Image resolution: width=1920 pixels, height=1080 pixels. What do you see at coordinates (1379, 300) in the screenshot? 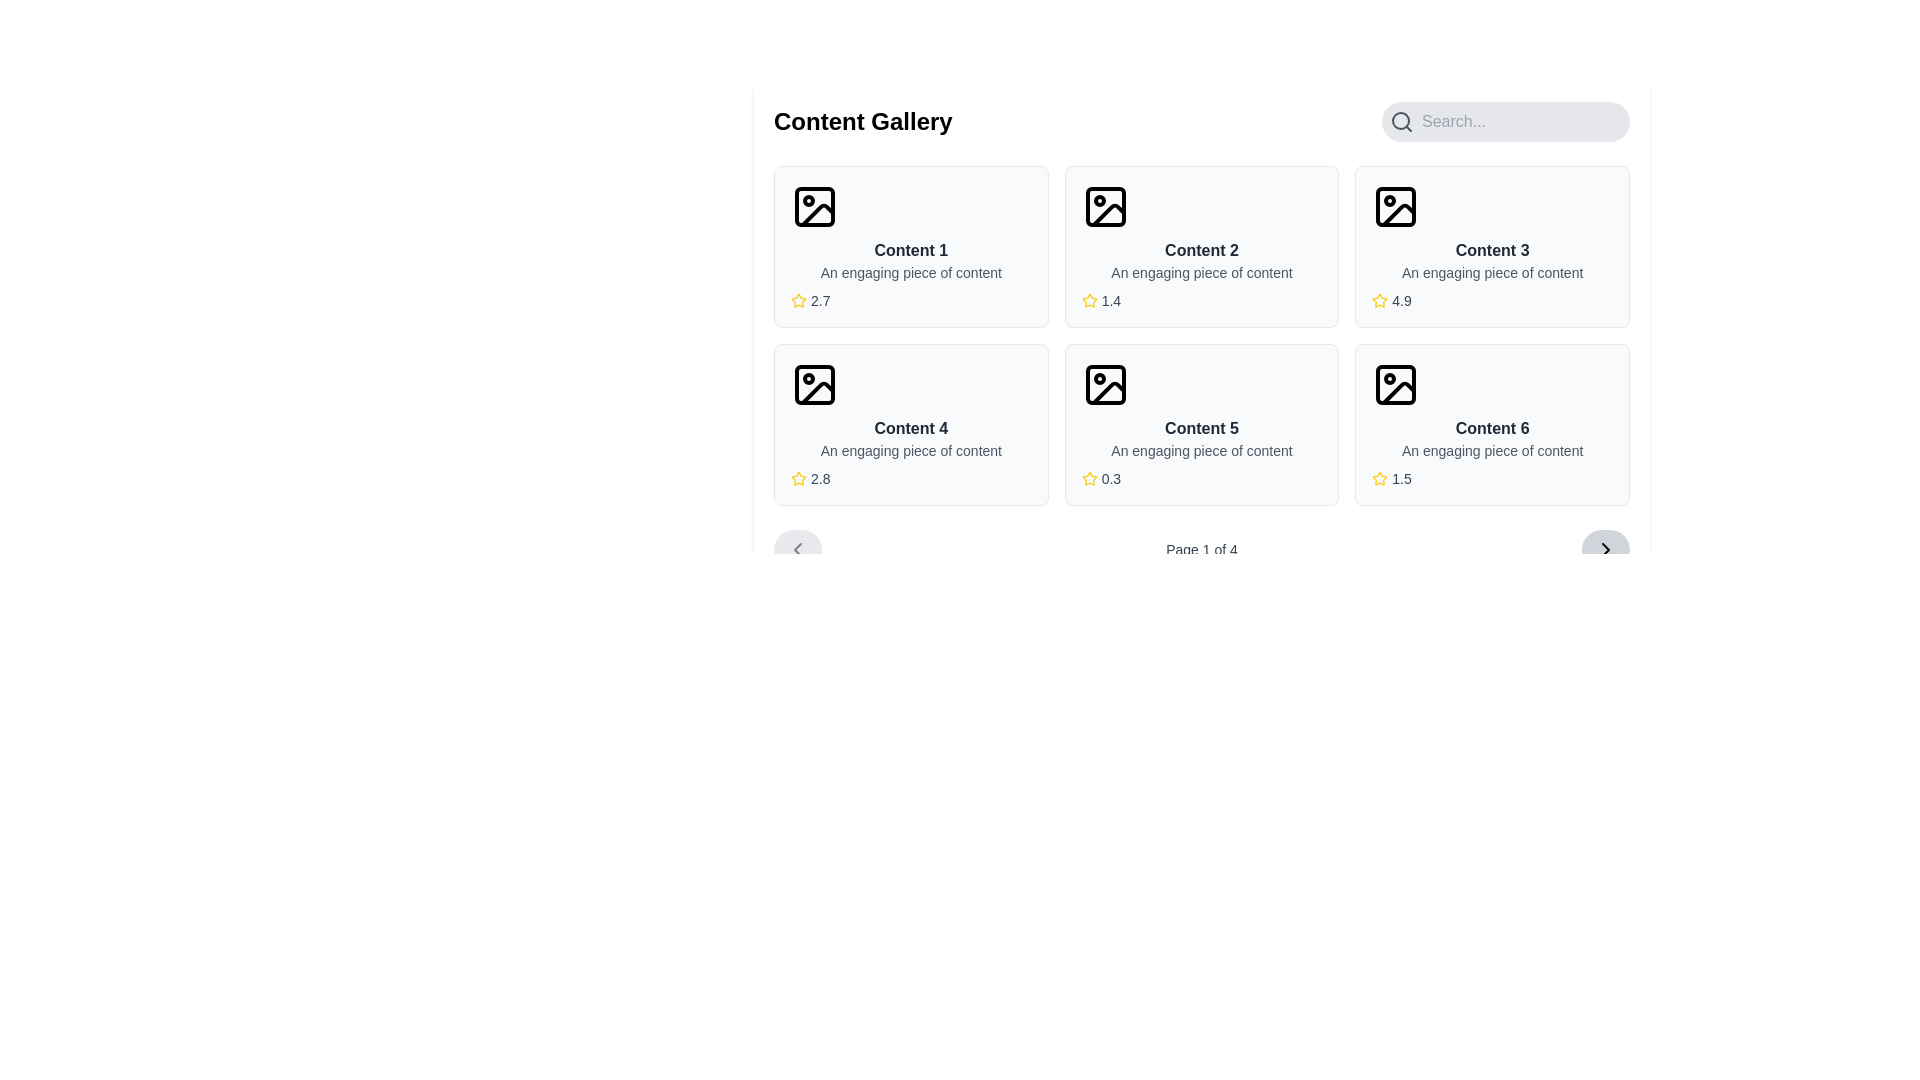
I see `the star-shaped icon with a yellow outline, which is used as a rating symbol and is located closely to the numeric text '4.9' in the content card for 'Content 3'` at bounding box center [1379, 300].